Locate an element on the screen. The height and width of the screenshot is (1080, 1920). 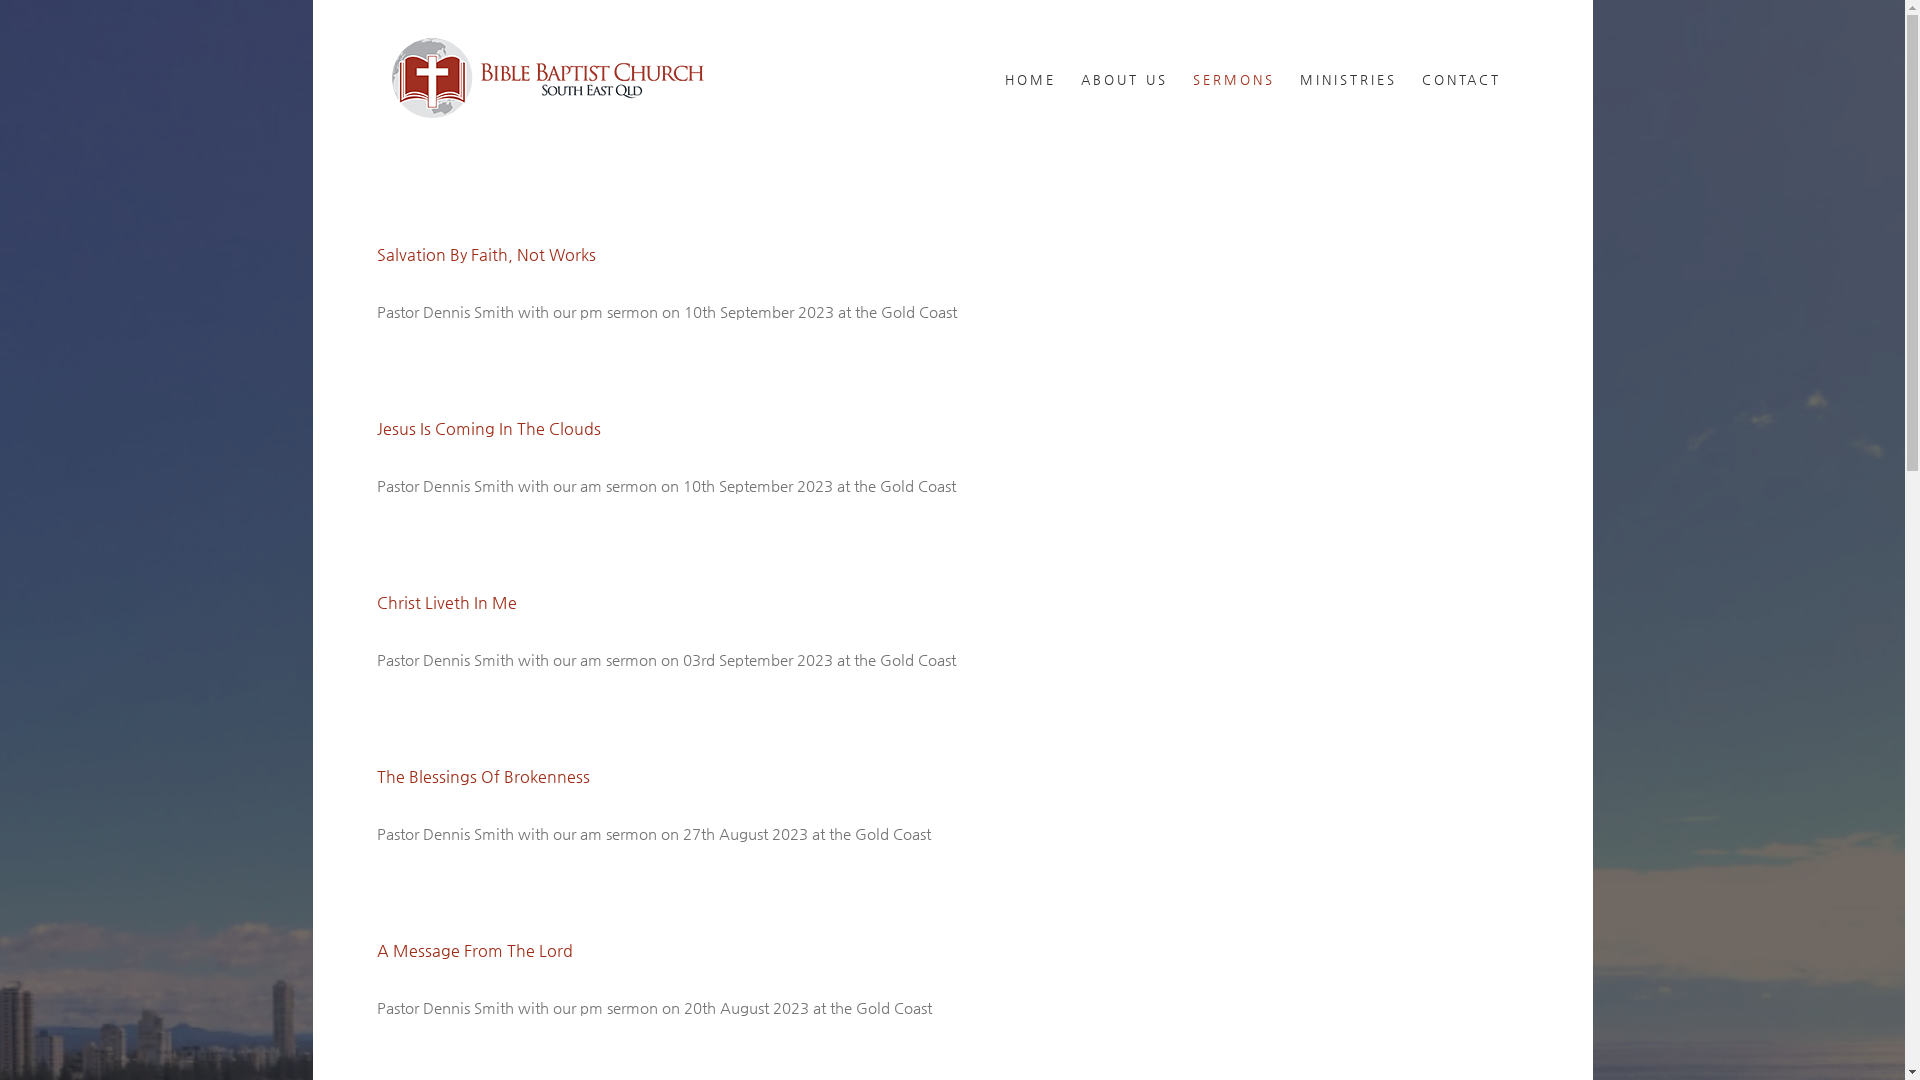
'HOME' is located at coordinates (1030, 77).